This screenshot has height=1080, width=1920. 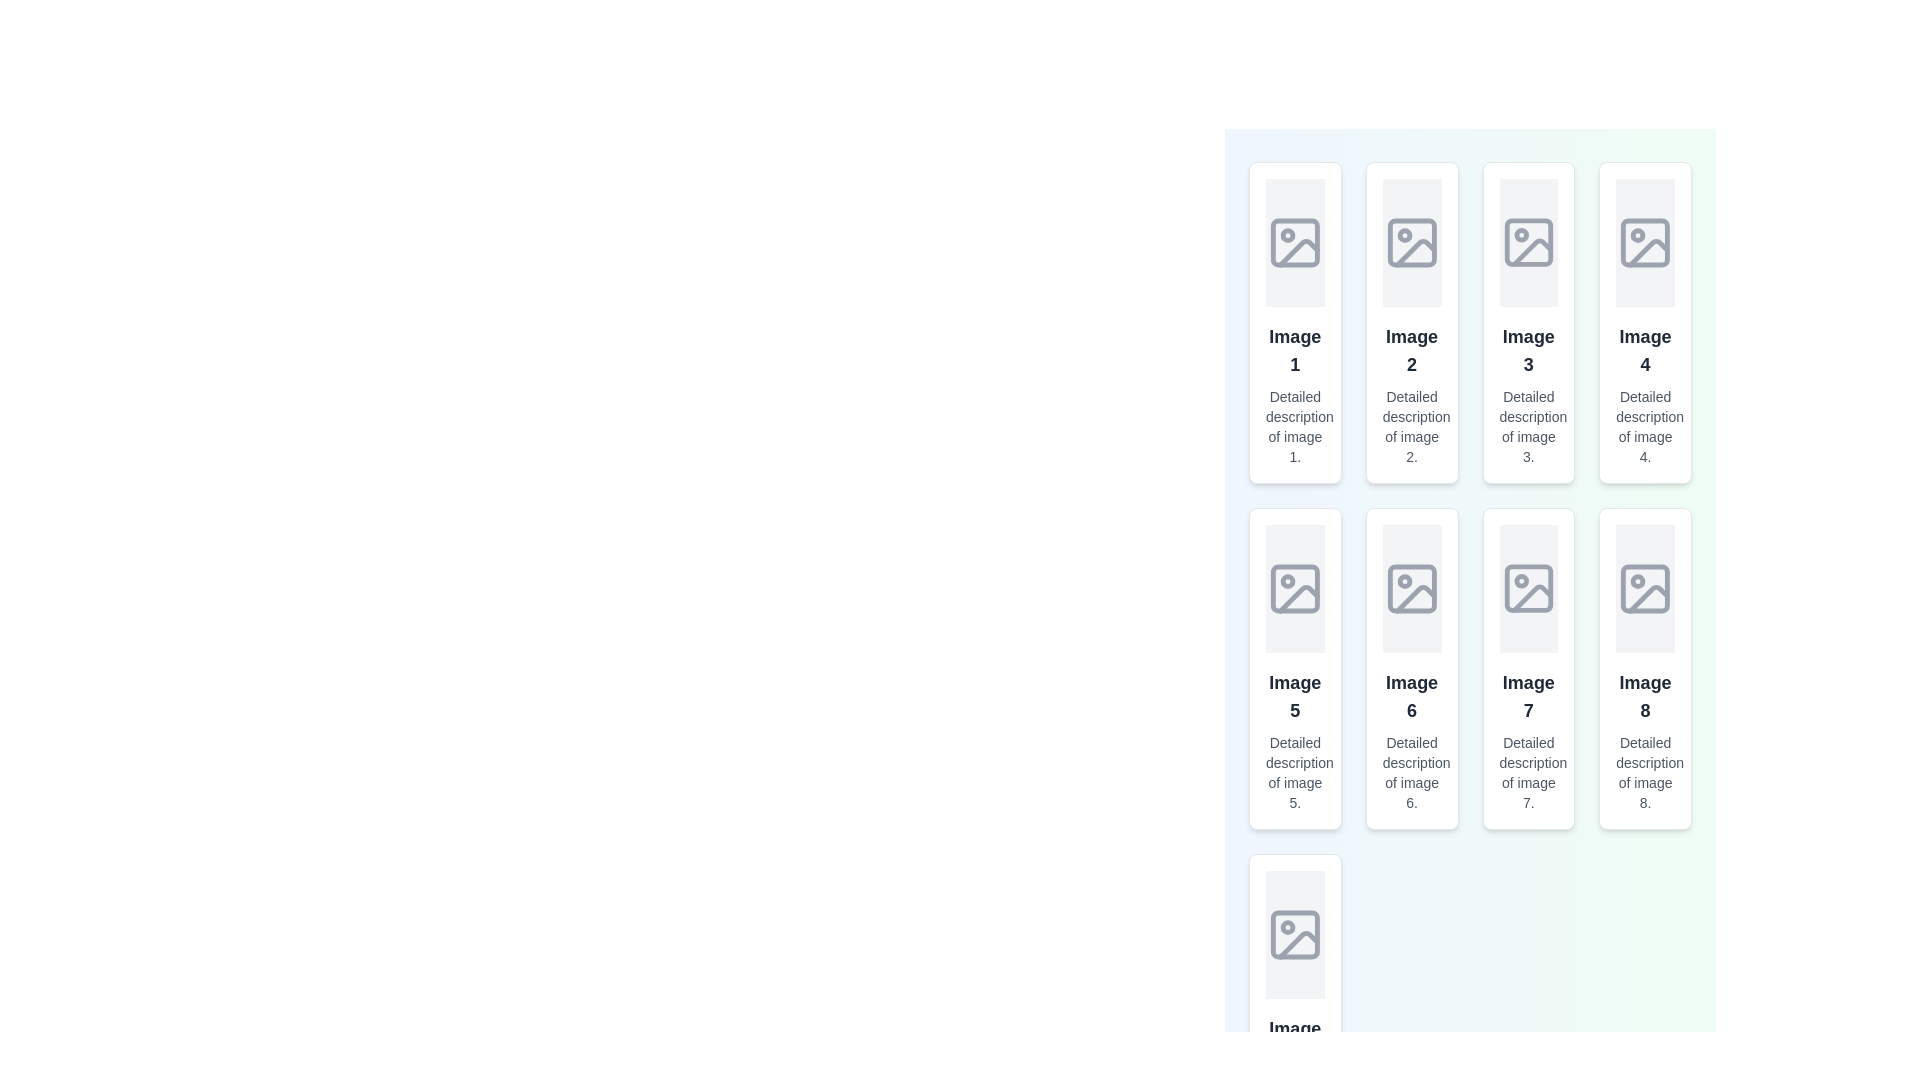 I want to click on the small, rounded rectangle icon resembling an image placeholder, located centrally within the card labeled 'Image 7', so click(x=1527, y=588).